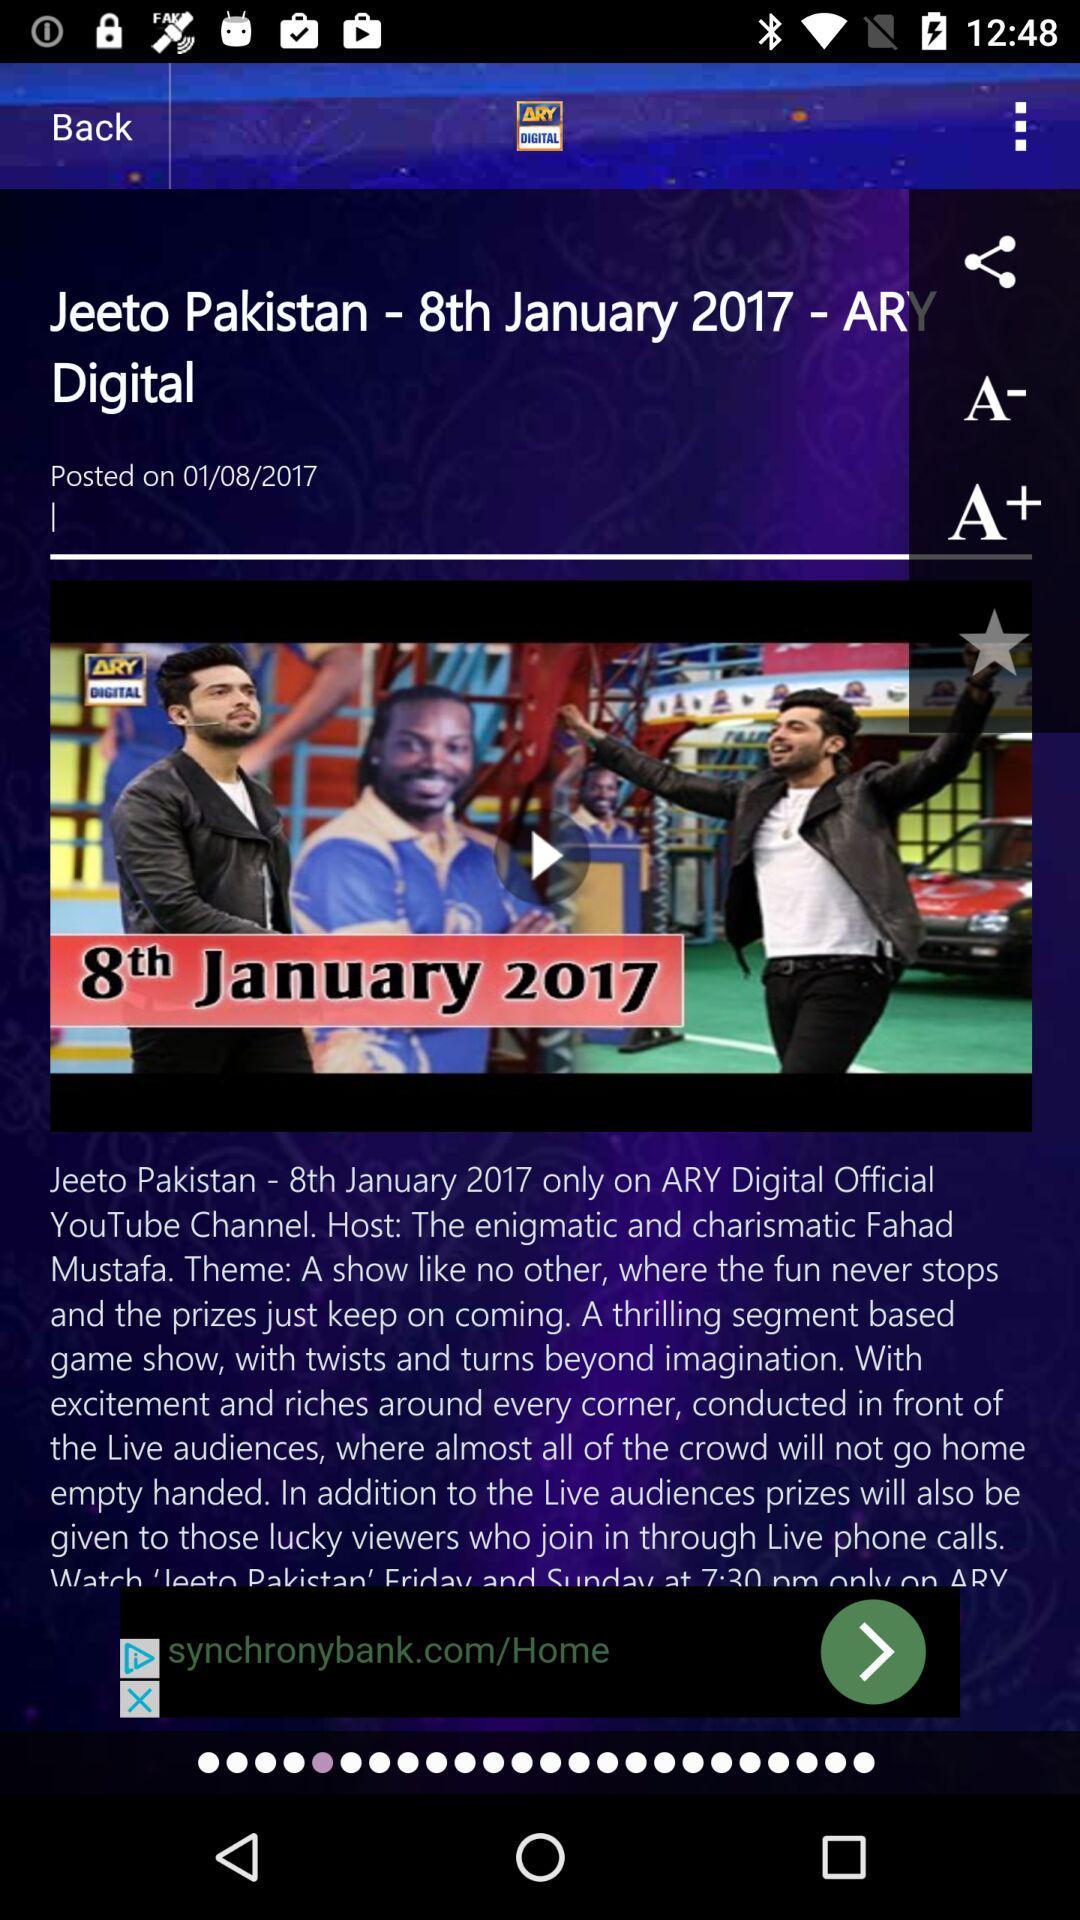 The height and width of the screenshot is (1920, 1080). What do you see at coordinates (994, 259) in the screenshot?
I see `share article` at bounding box center [994, 259].